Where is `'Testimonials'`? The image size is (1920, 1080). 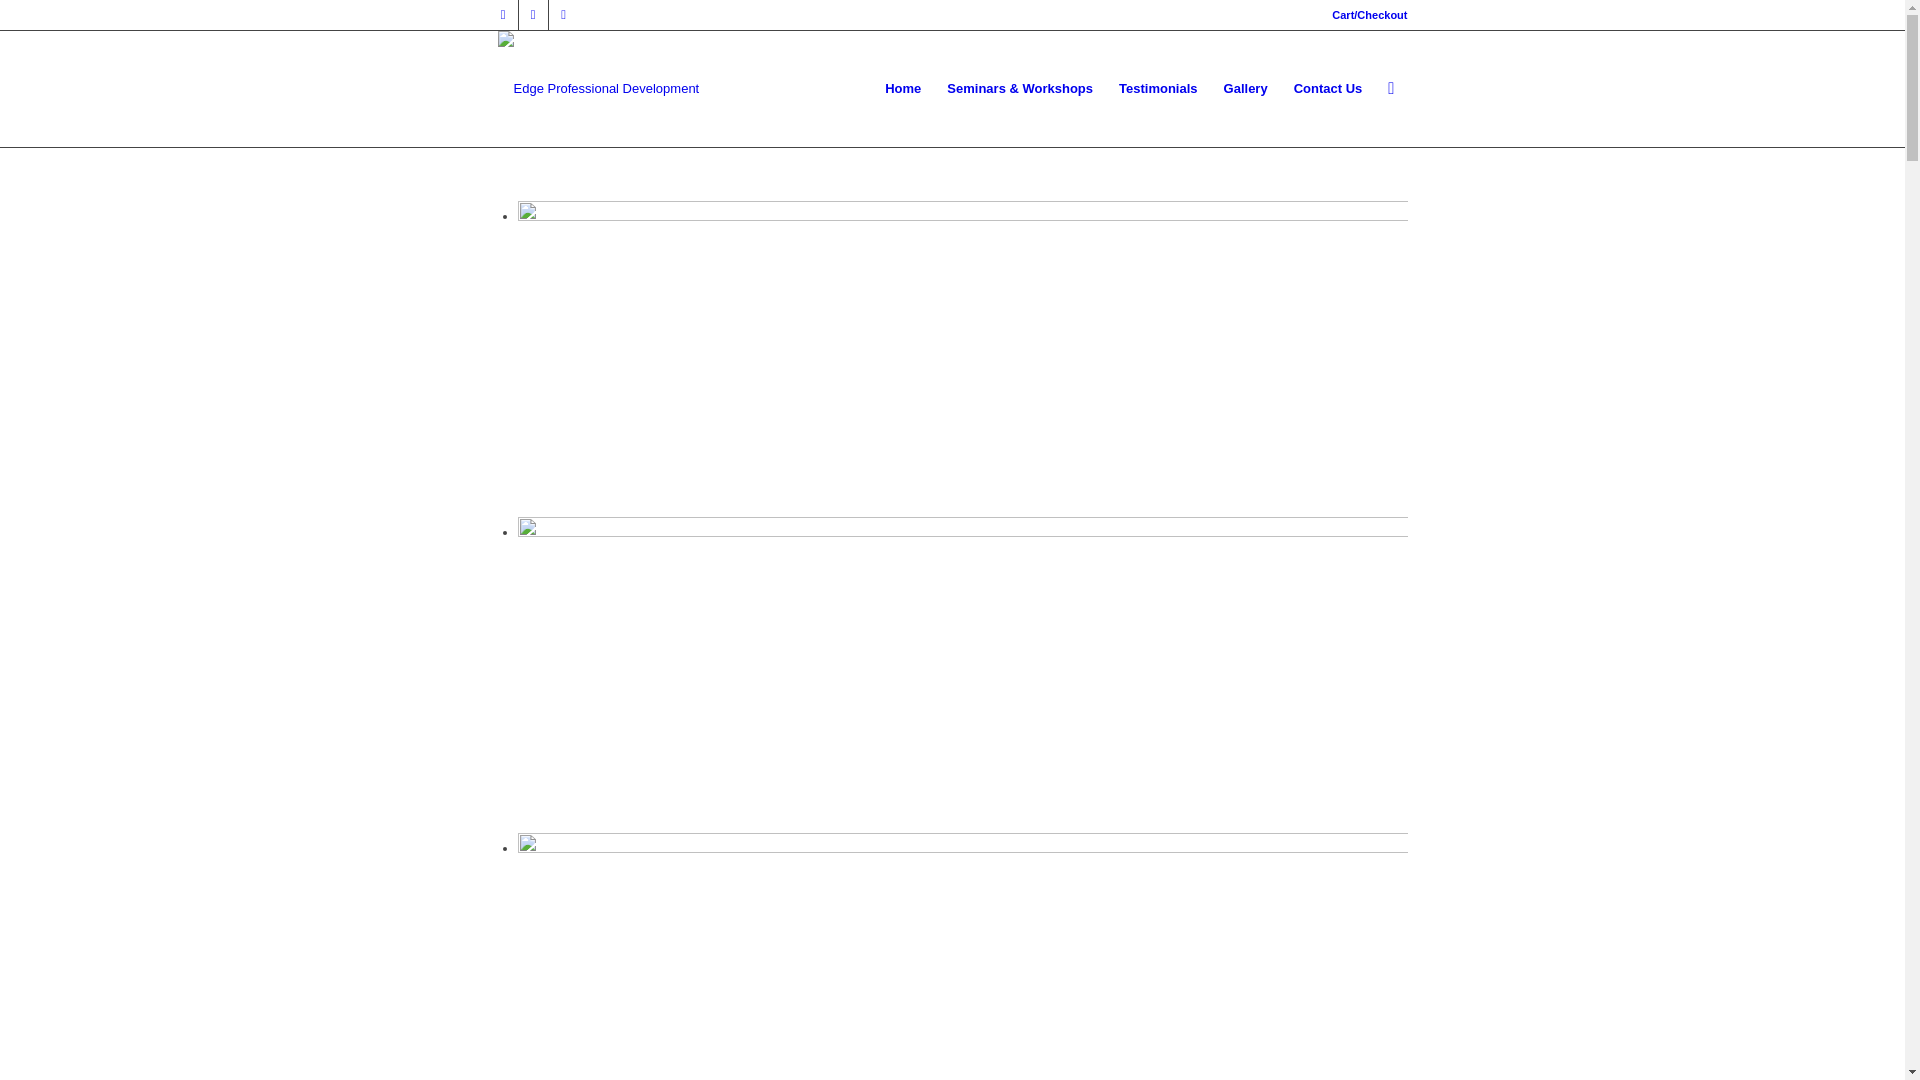 'Testimonials' is located at coordinates (1158, 87).